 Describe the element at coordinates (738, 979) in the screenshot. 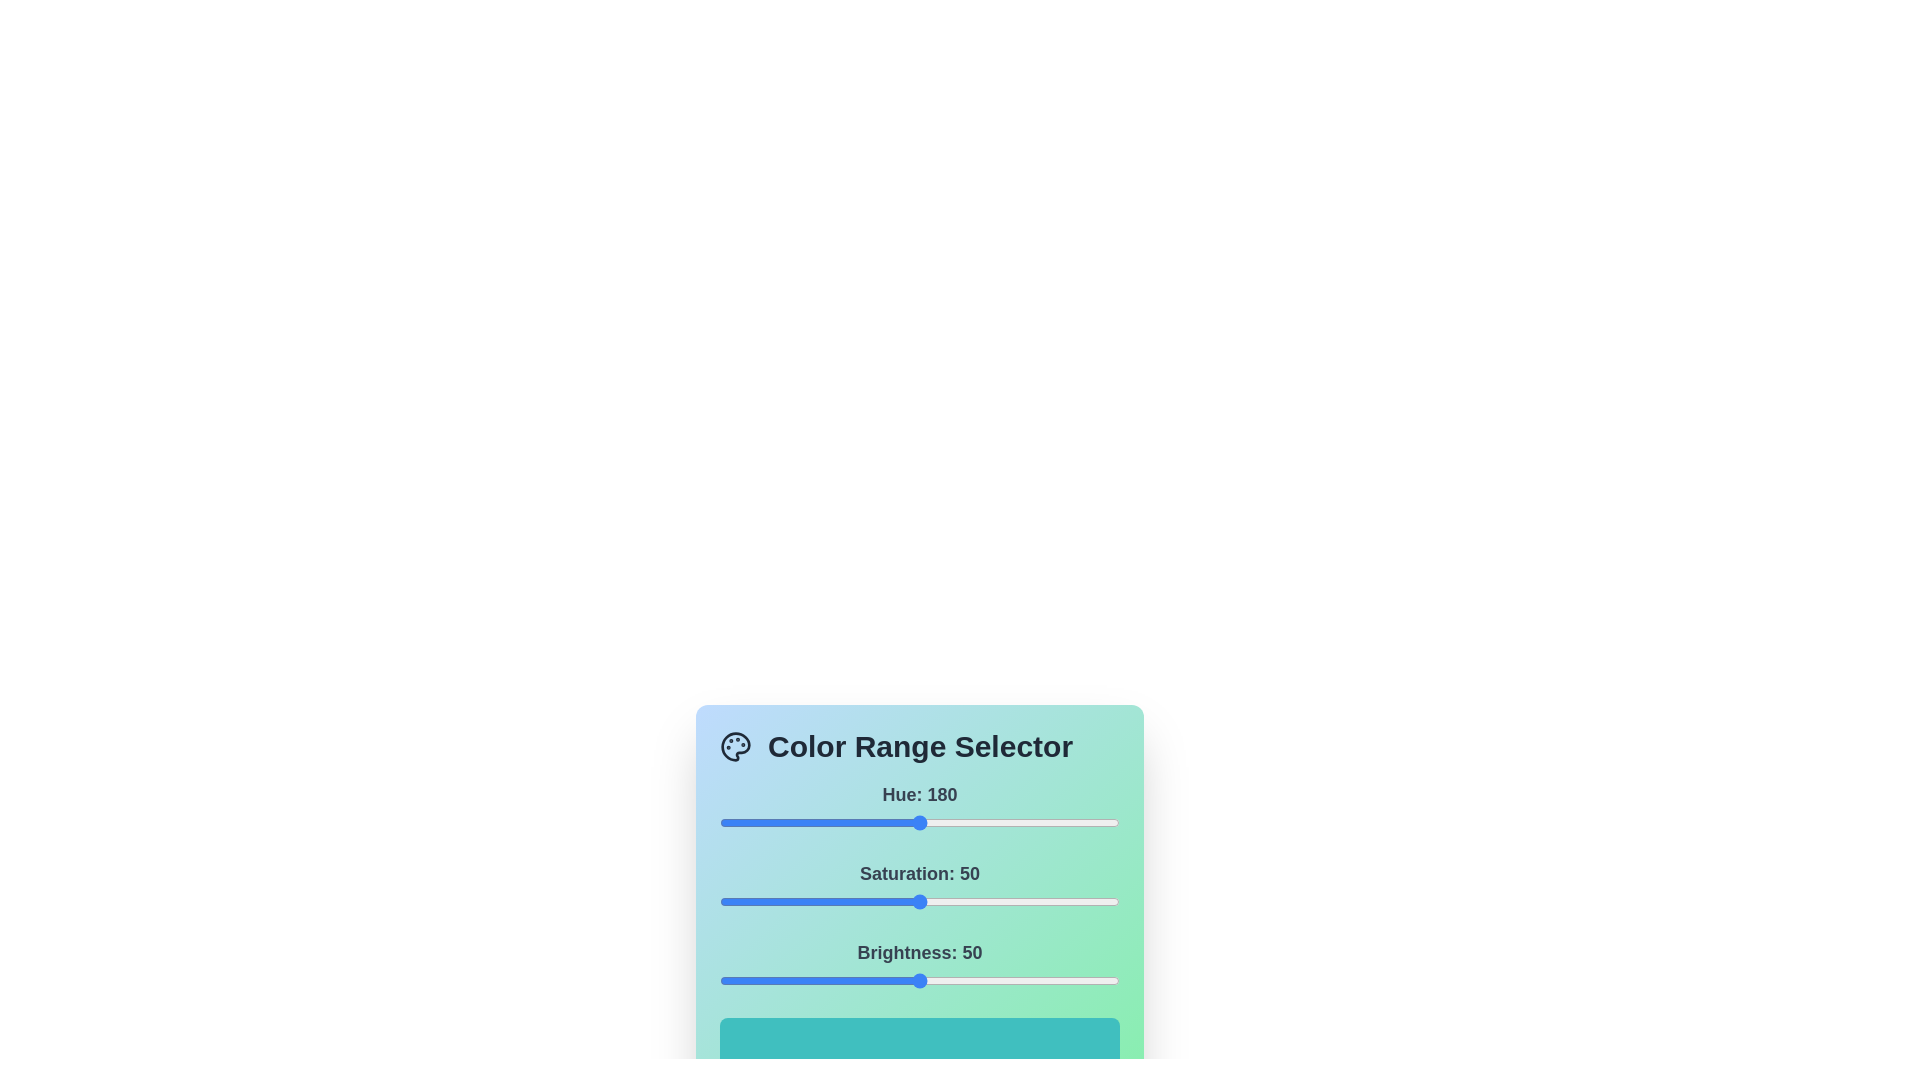

I see `the brightness slider to set the brightness value to 5` at that location.